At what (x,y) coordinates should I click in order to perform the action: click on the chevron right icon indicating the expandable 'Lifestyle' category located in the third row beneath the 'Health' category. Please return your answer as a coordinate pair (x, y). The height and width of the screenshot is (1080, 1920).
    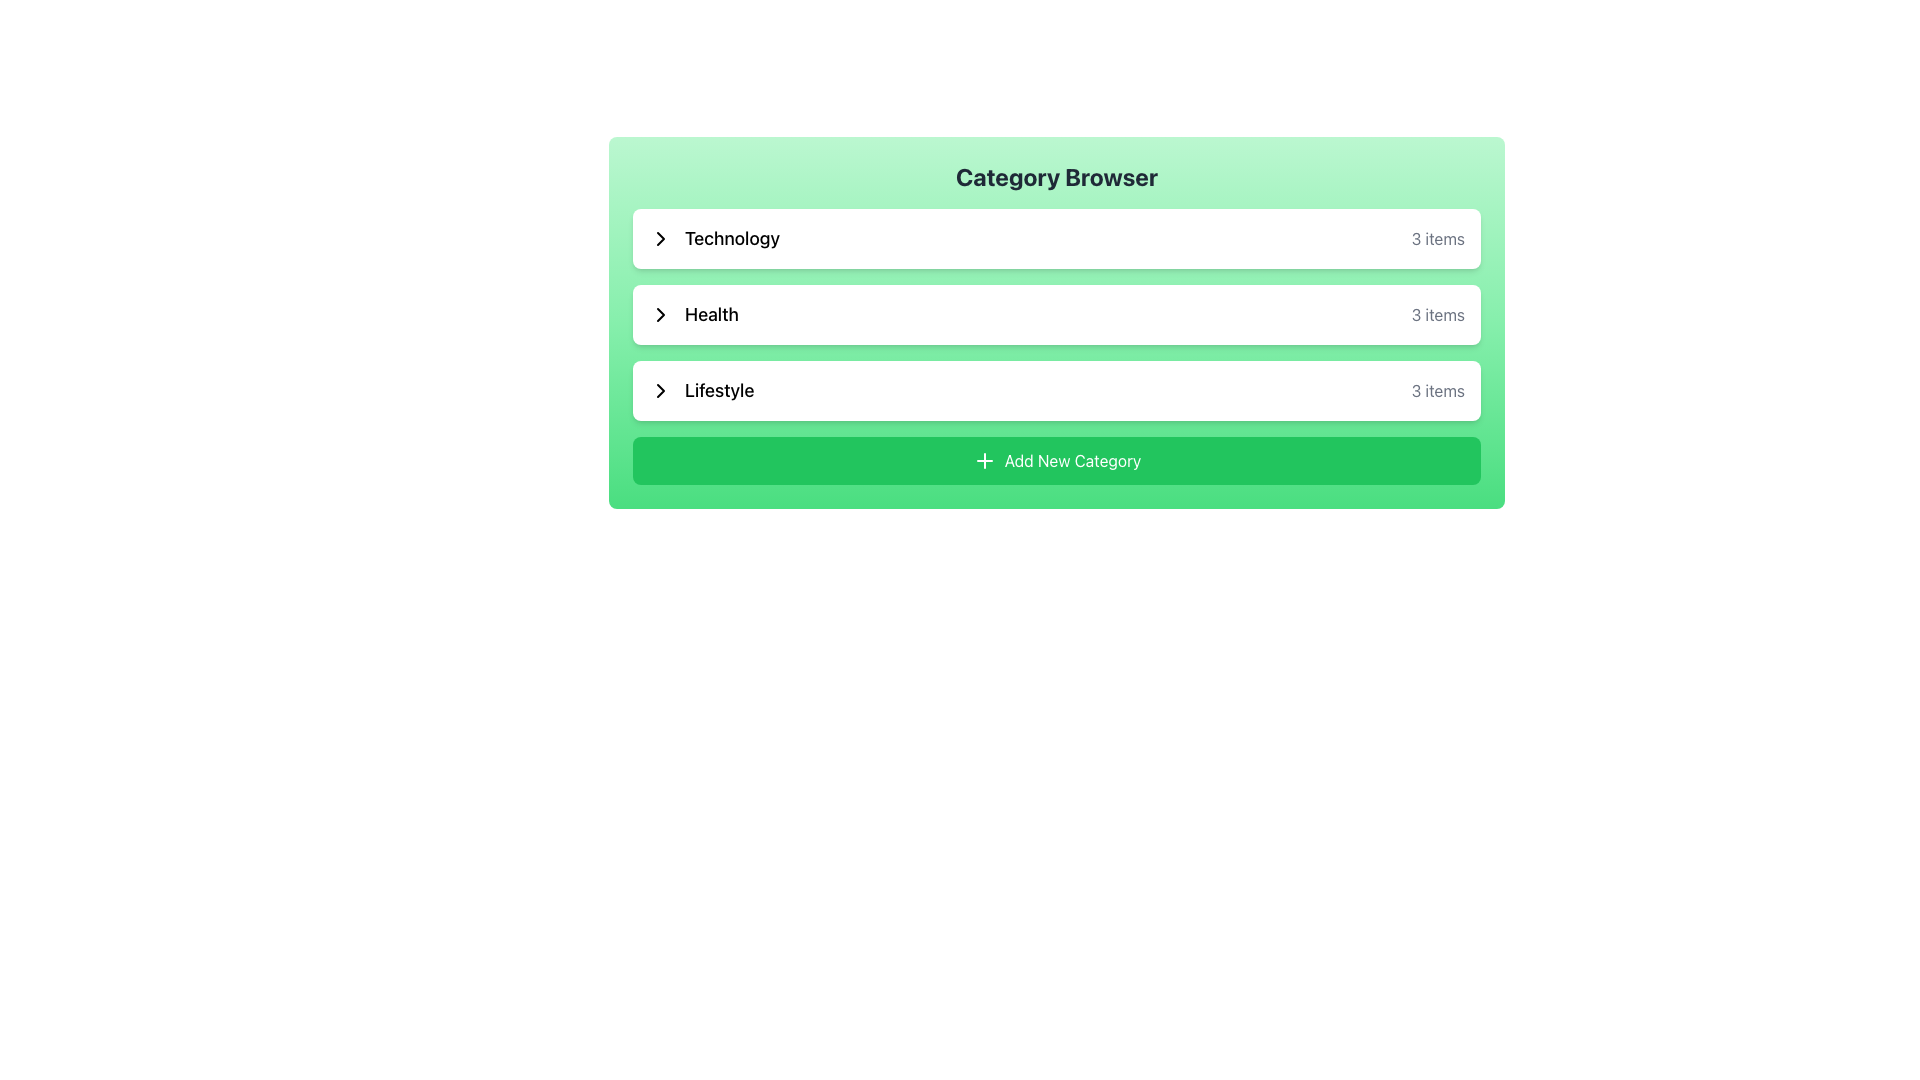
    Looking at the image, I should click on (661, 390).